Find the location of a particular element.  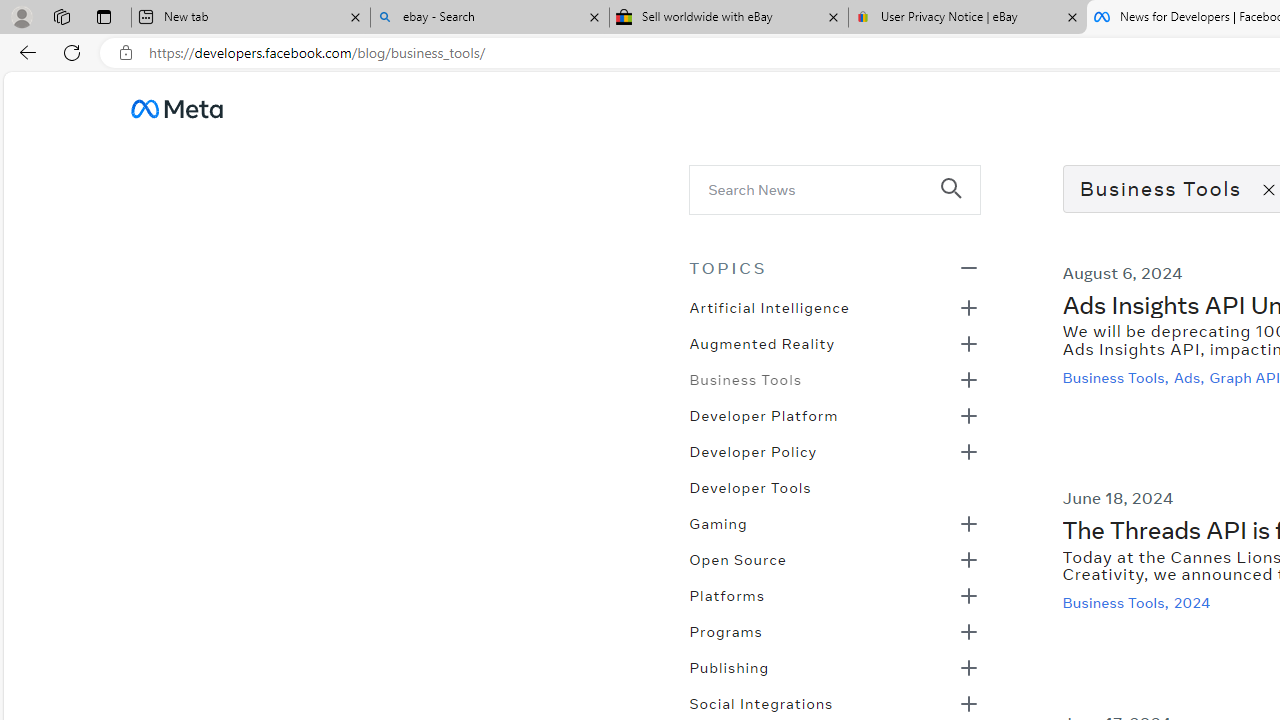

'Class: _58al' is located at coordinates (821, 189).